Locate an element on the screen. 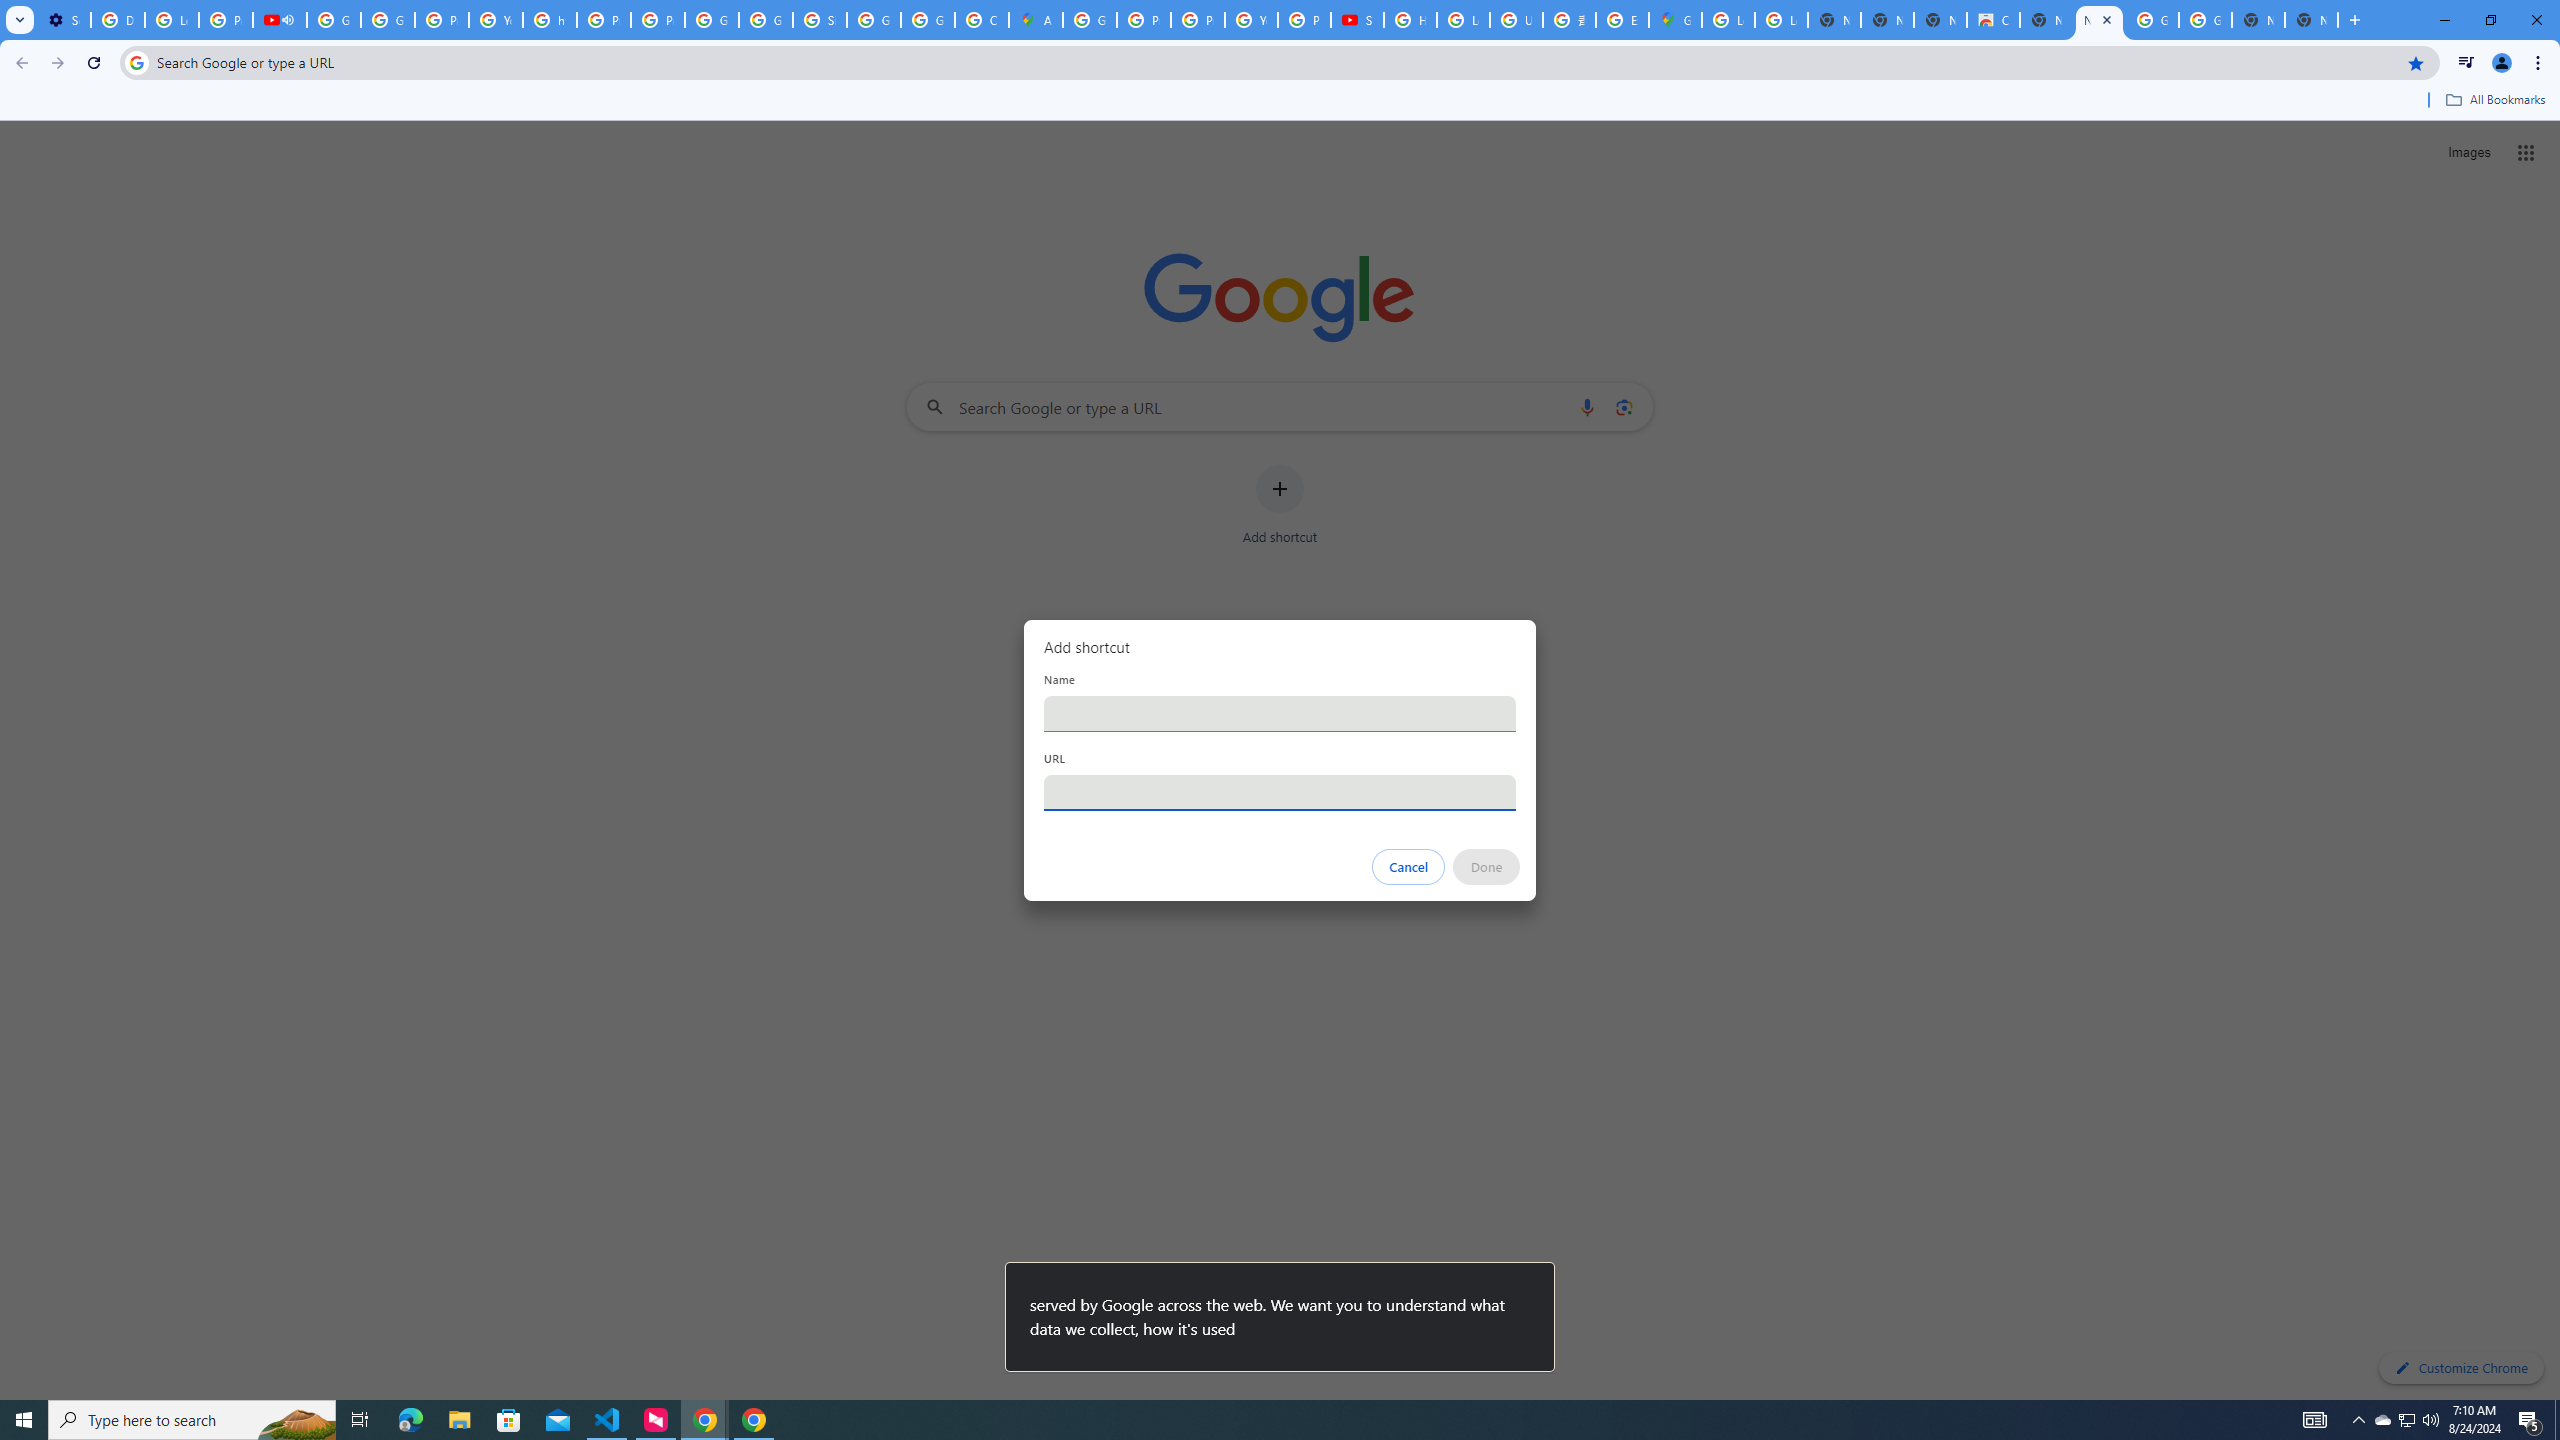 The image size is (2560, 1440). 'Control your music, videos, and more' is located at coordinates (2466, 62).